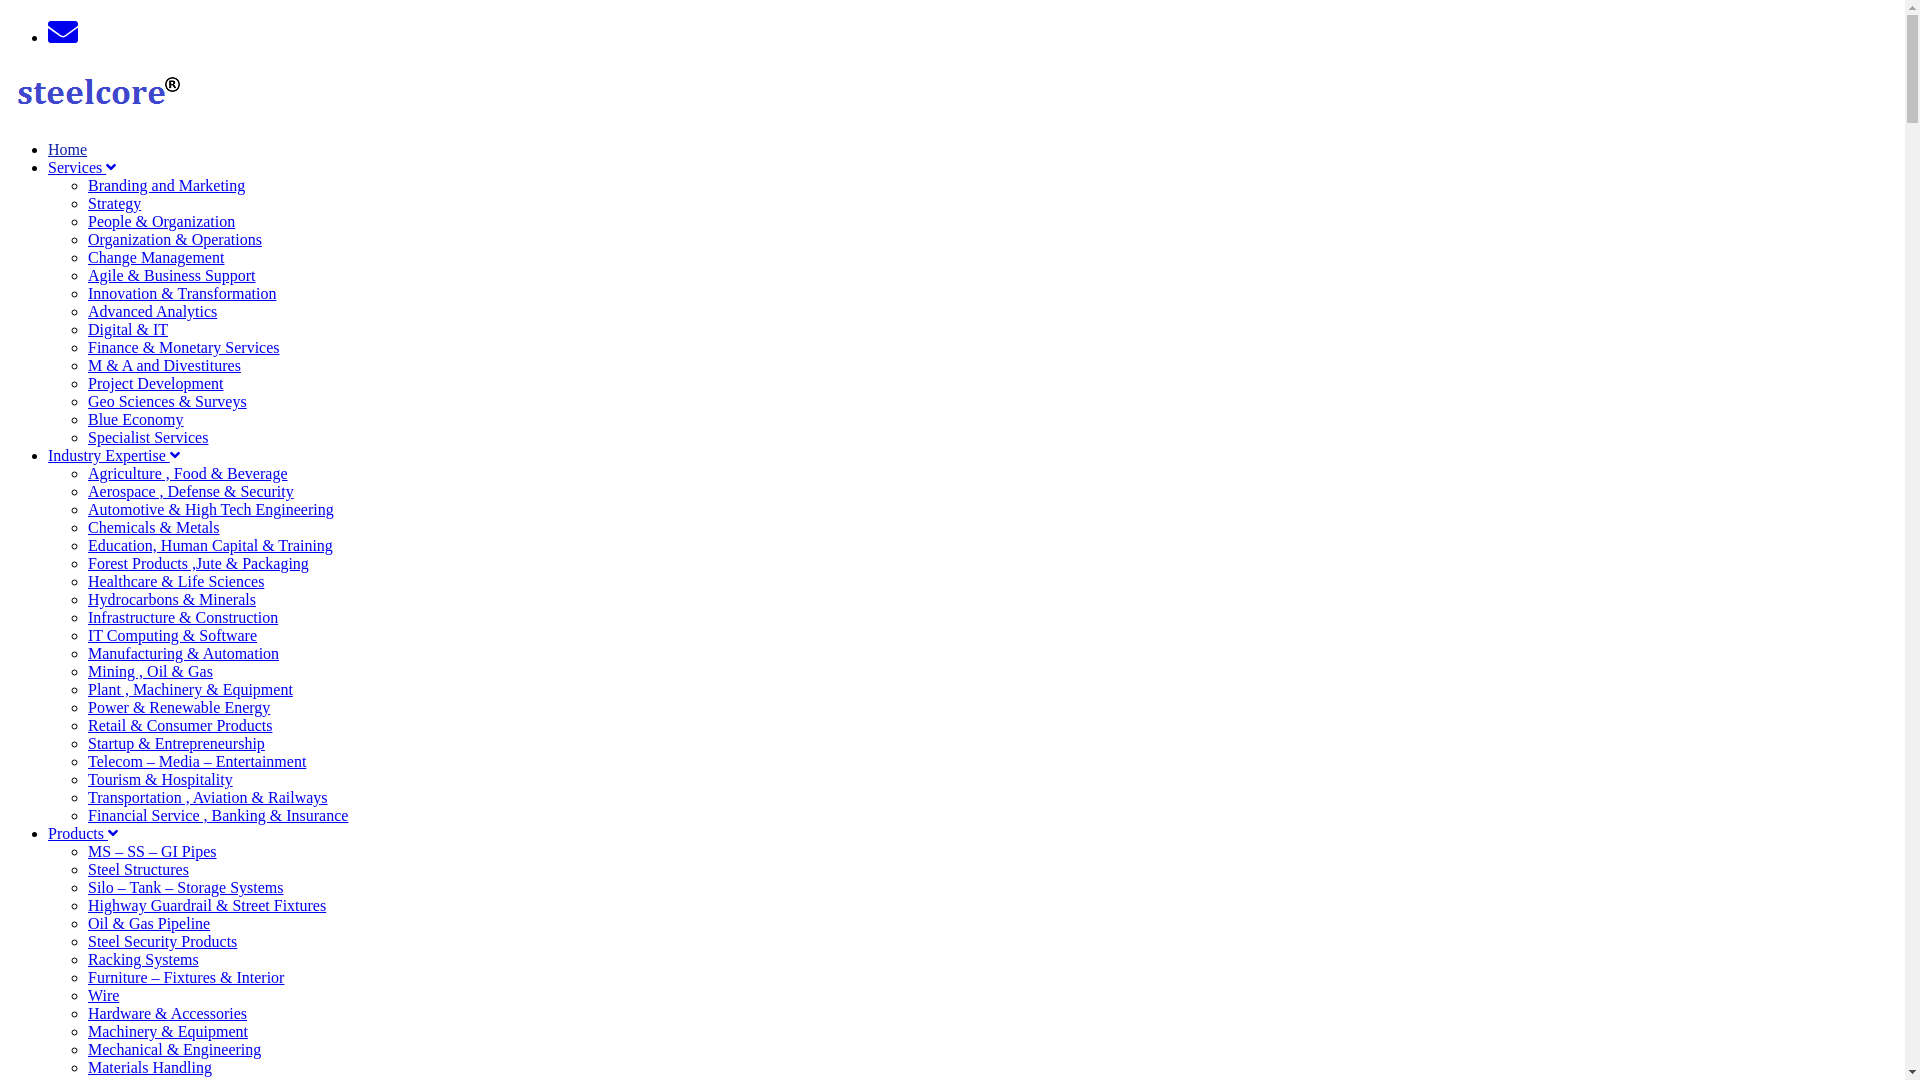 This screenshot has height=1080, width=1920. I want to click on 'Aerospace , Defense & Security', so click(86, 491).